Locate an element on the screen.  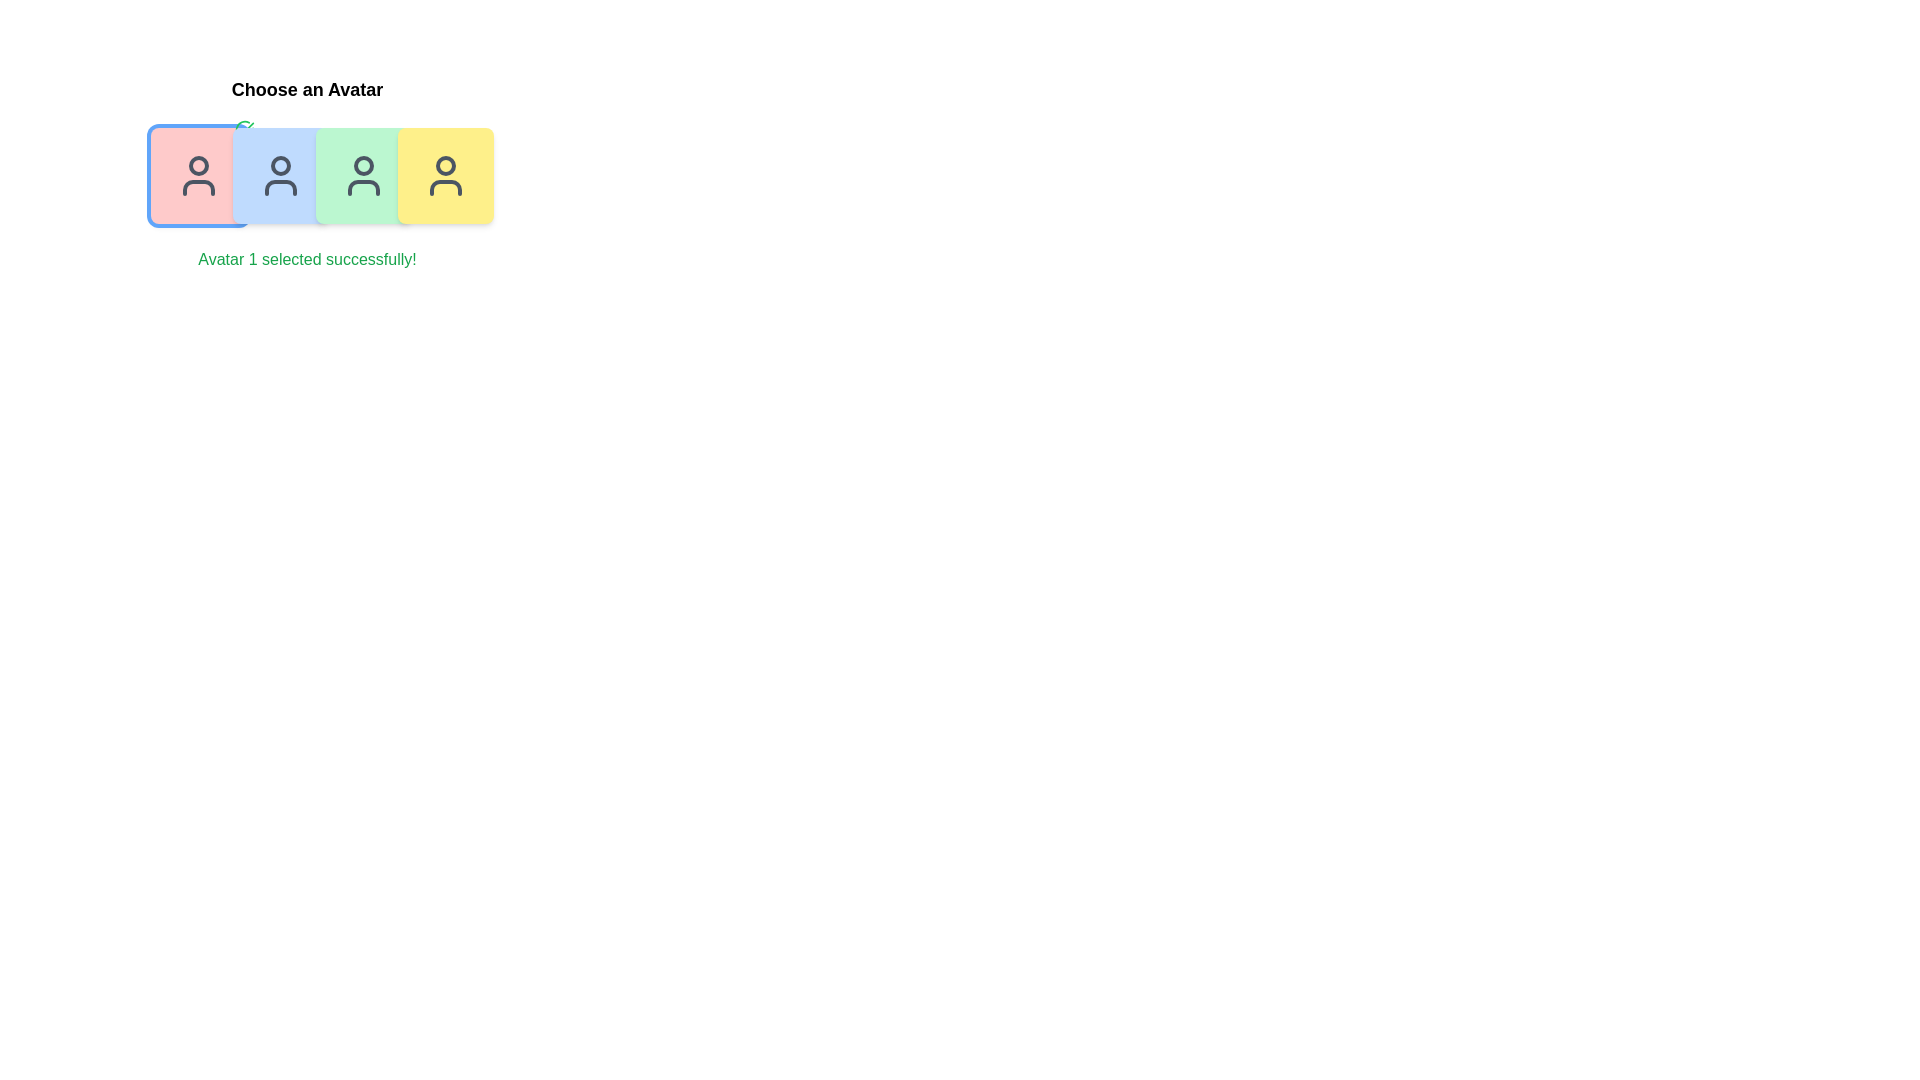
the circular element that represents the head of the user icon, located in the first colored card from the left among a row of four cards is located at coordinates (198, 164).